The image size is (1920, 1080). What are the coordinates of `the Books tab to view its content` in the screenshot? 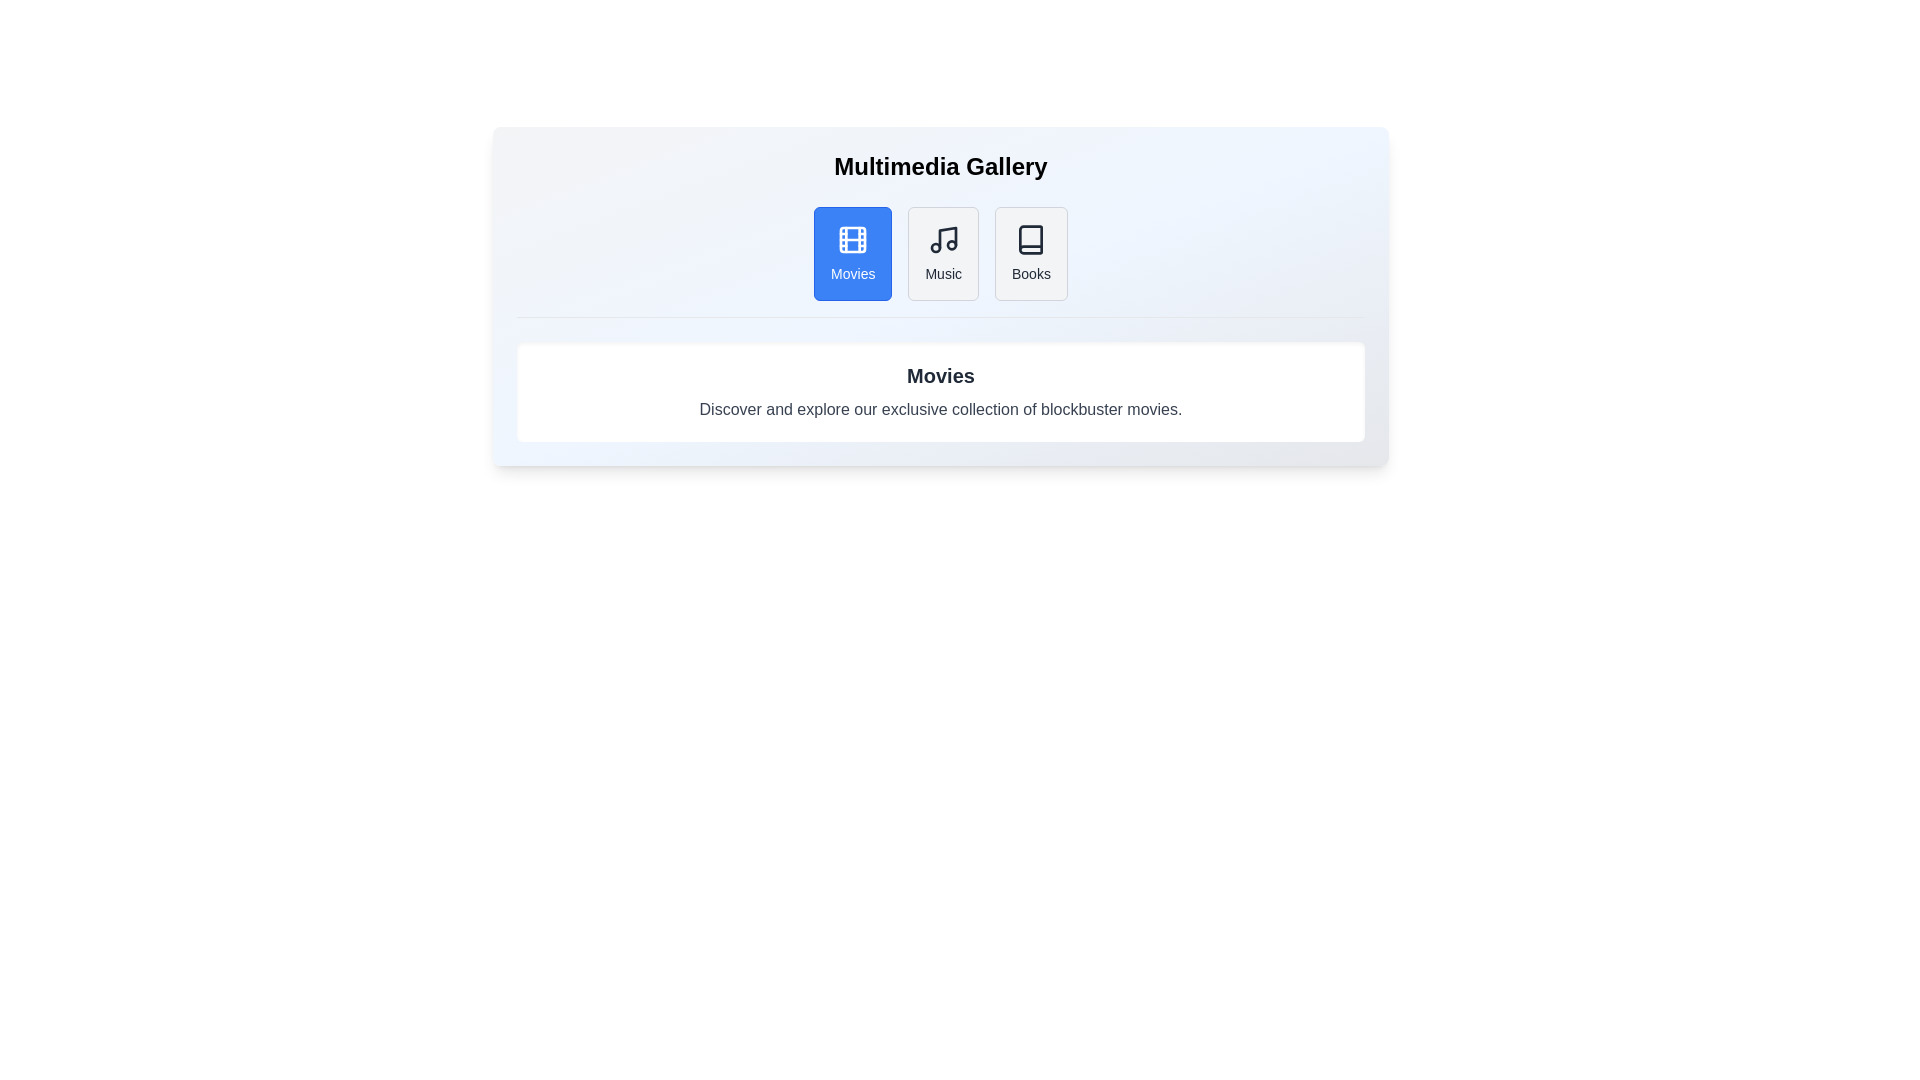 It's located at (1031, 253).